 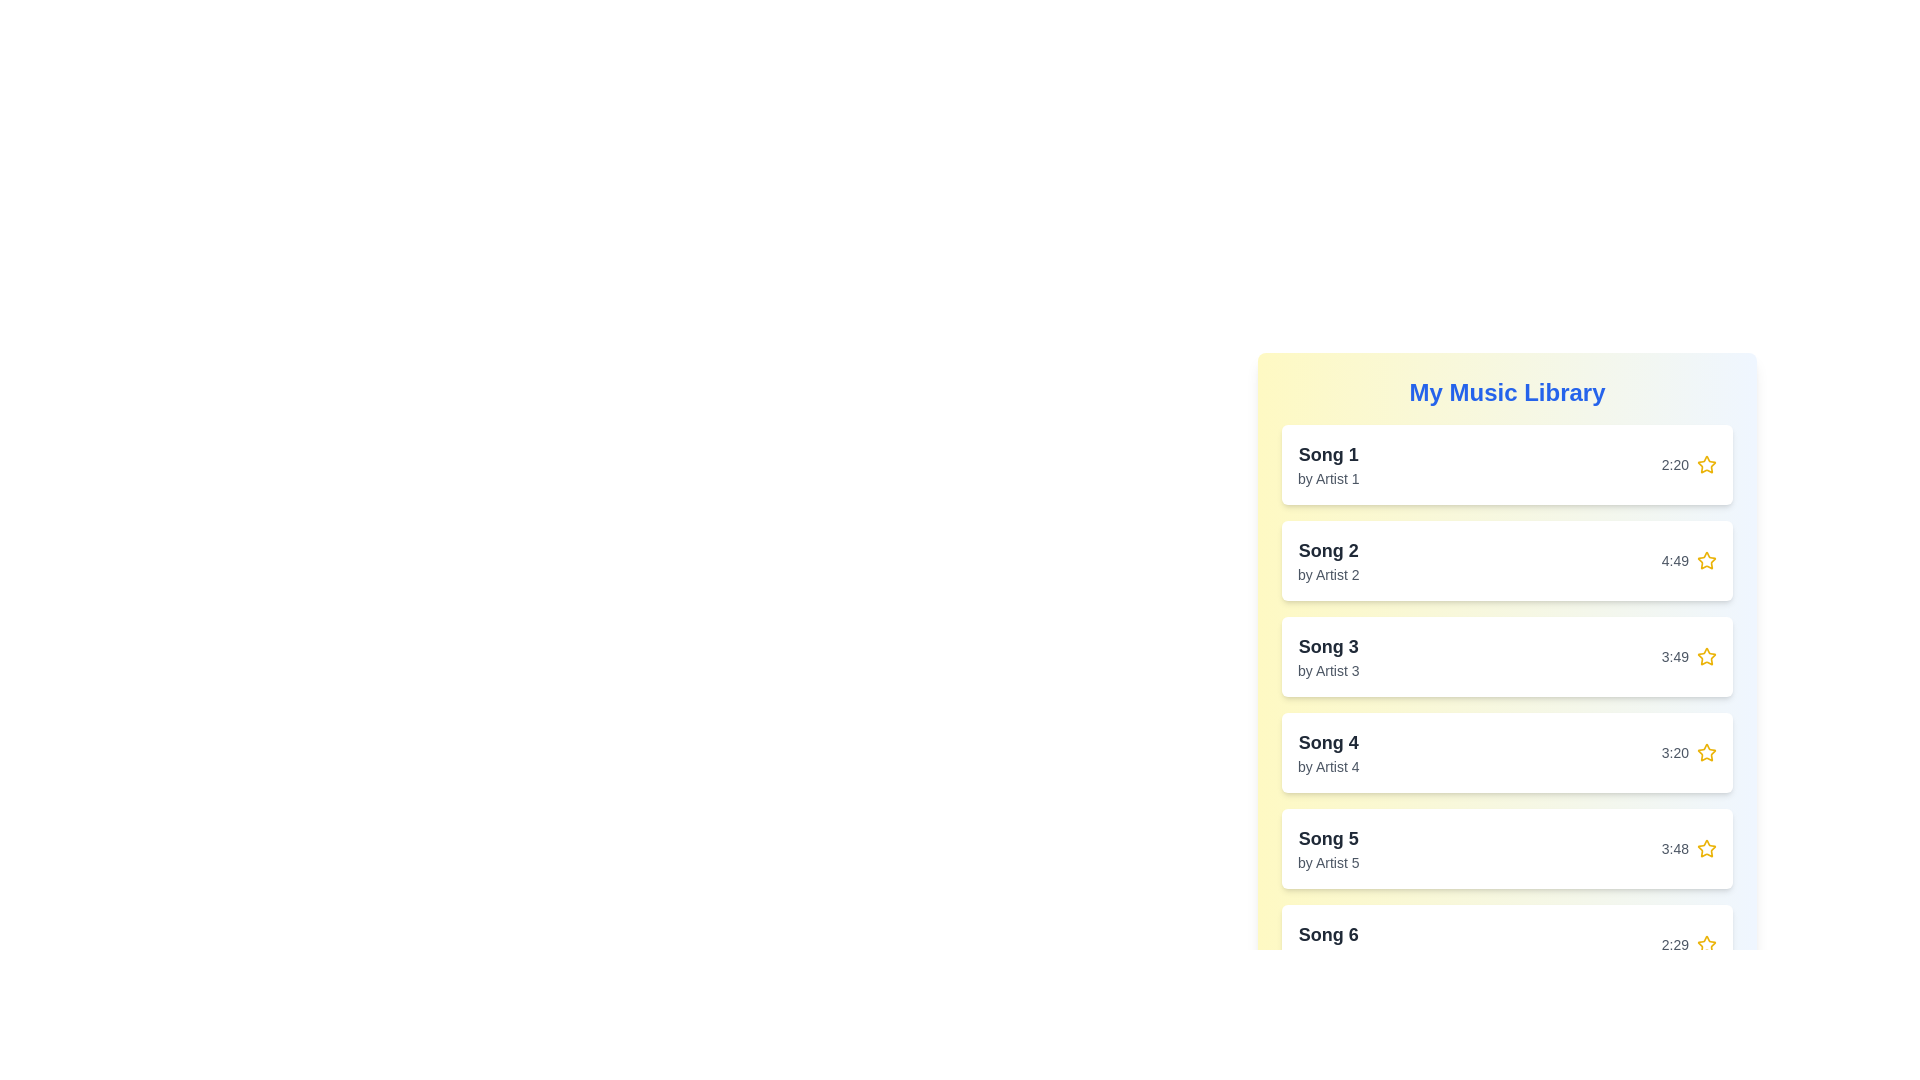 What do you see at coordinates (1675, 752) in the screenshot?
I see `the text label displaying the time '3:20', which is positioned in the row for 'Song 4' in the music library listing, adjacent to a star icon` at bounding box center [1675, 752].